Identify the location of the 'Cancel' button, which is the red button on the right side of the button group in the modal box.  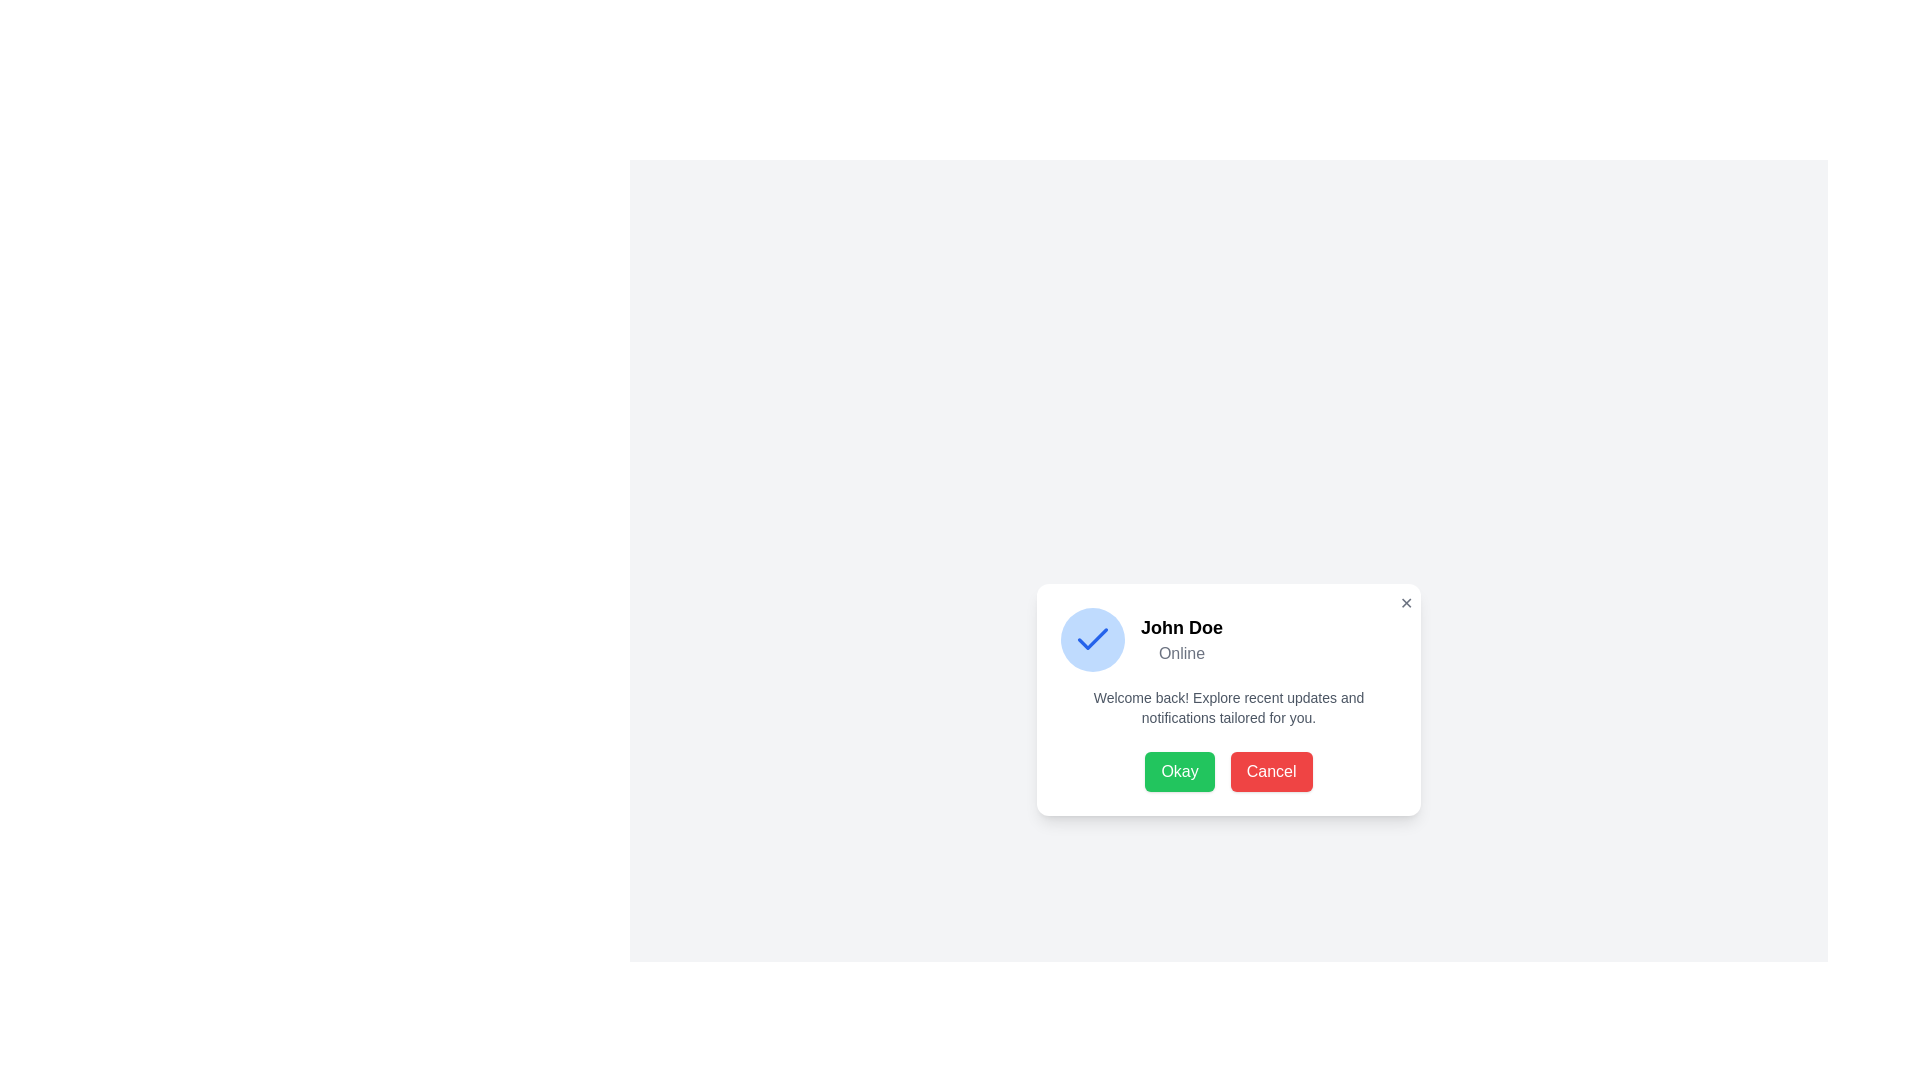
(1227, 770).